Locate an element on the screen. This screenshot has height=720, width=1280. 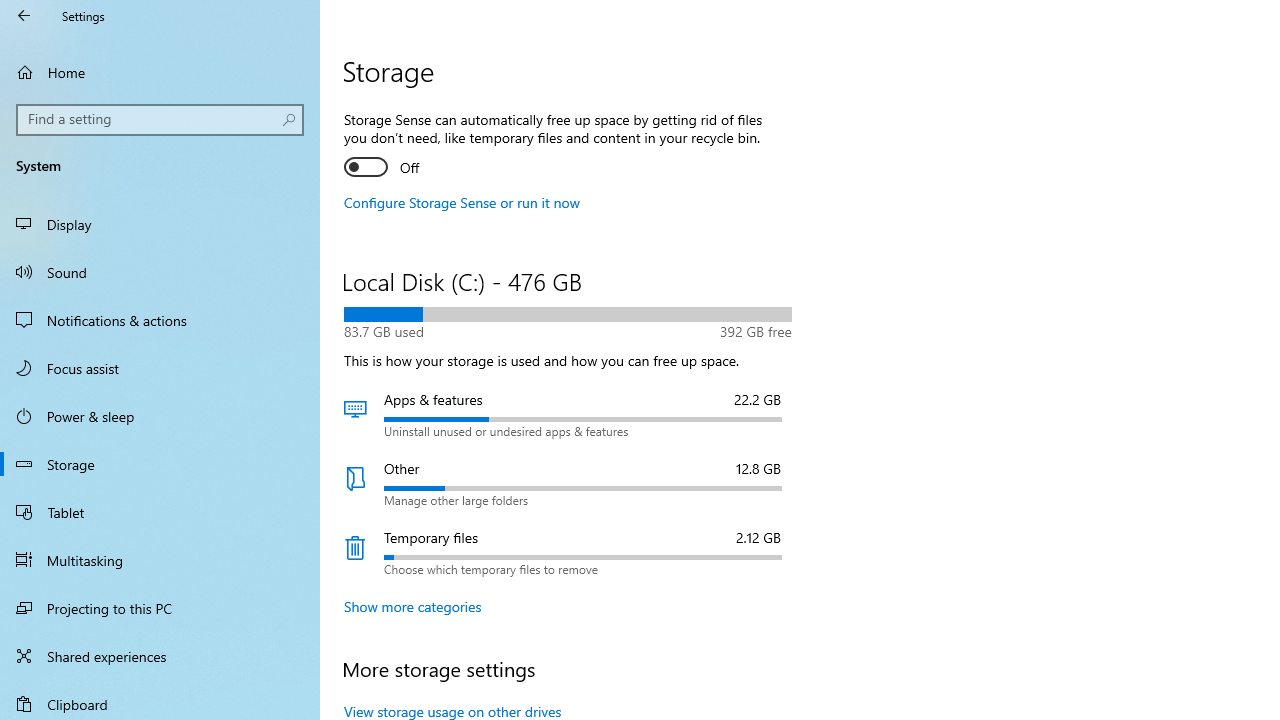
'Storage' is located at coordinates (160, 464).